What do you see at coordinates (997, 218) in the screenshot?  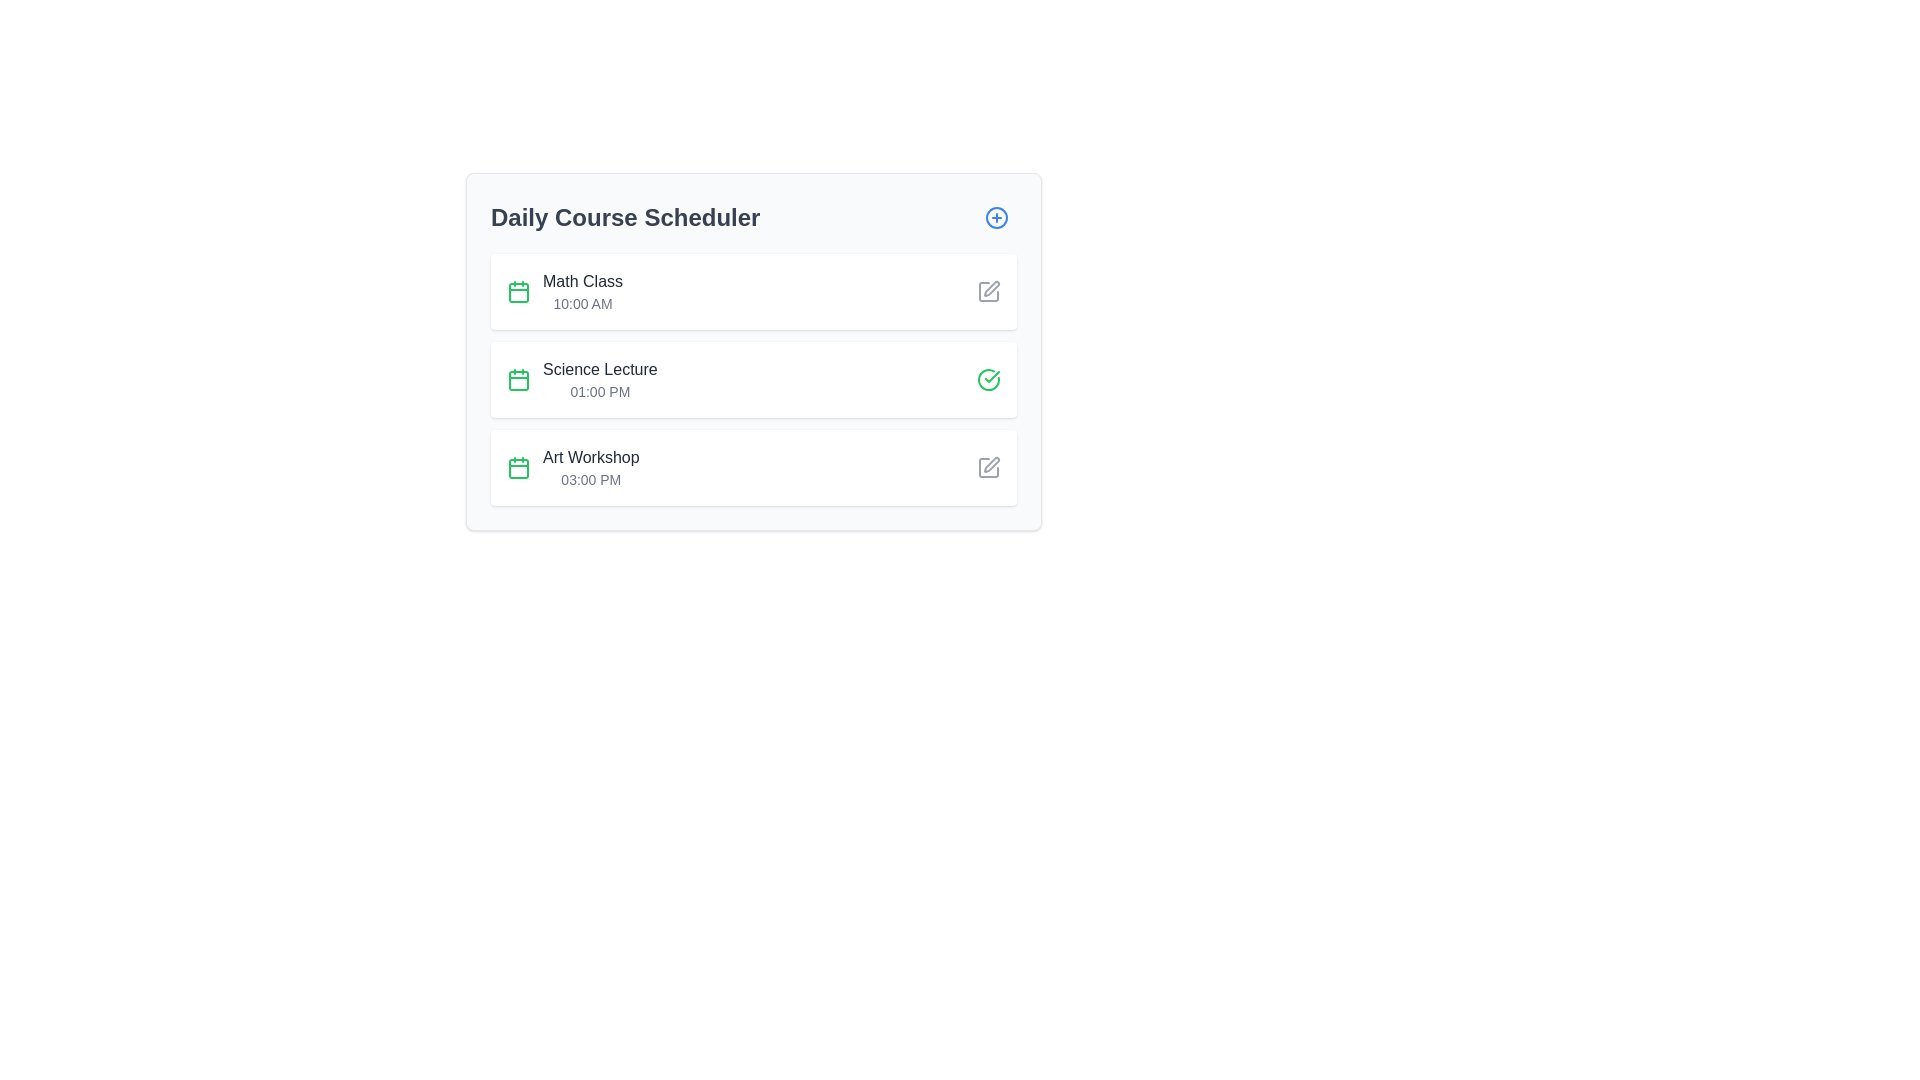 I see `the visual representation of the SVG circle graphic that is positioned at the top right corner of the 'Daily Course Scheduler' card interface` at bounding box center [997, 218].